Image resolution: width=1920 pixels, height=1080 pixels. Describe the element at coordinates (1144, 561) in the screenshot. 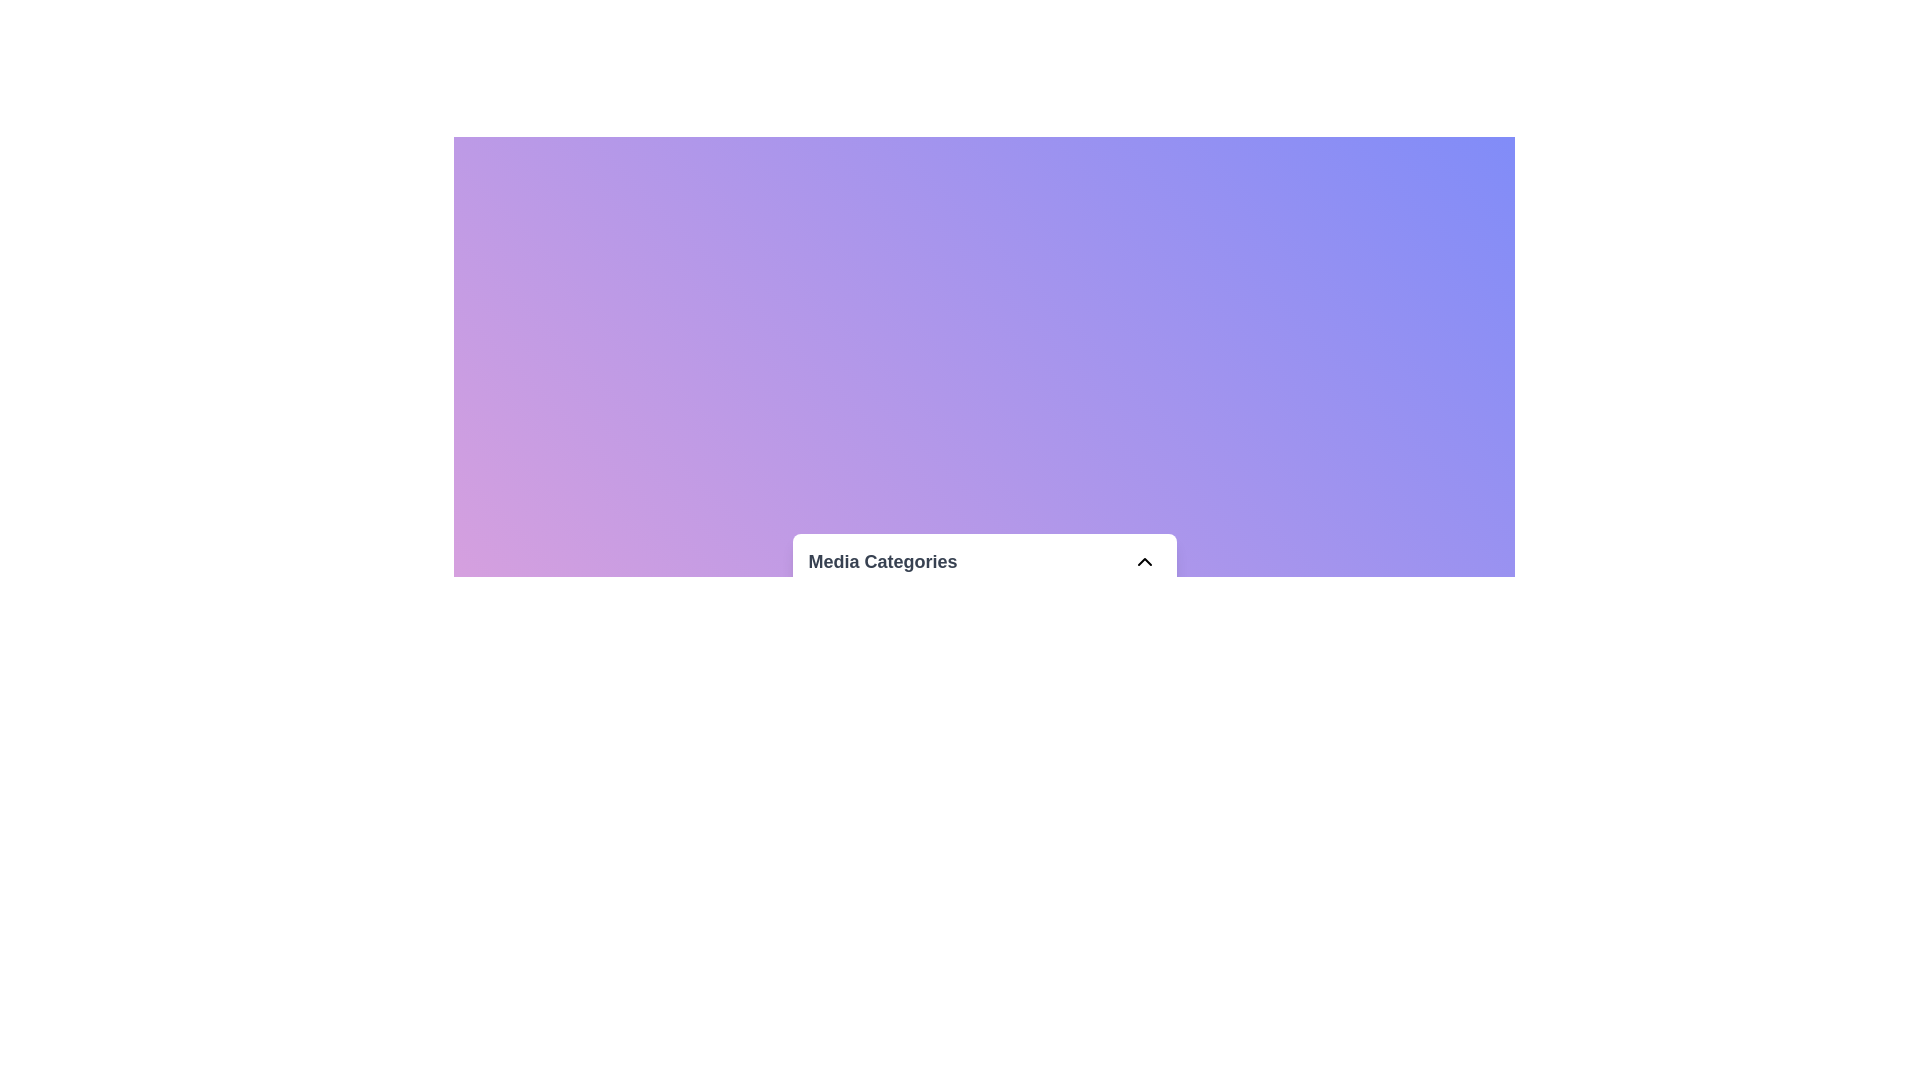

I see `the chevron icon to toggle the dropdown menu` at that location.